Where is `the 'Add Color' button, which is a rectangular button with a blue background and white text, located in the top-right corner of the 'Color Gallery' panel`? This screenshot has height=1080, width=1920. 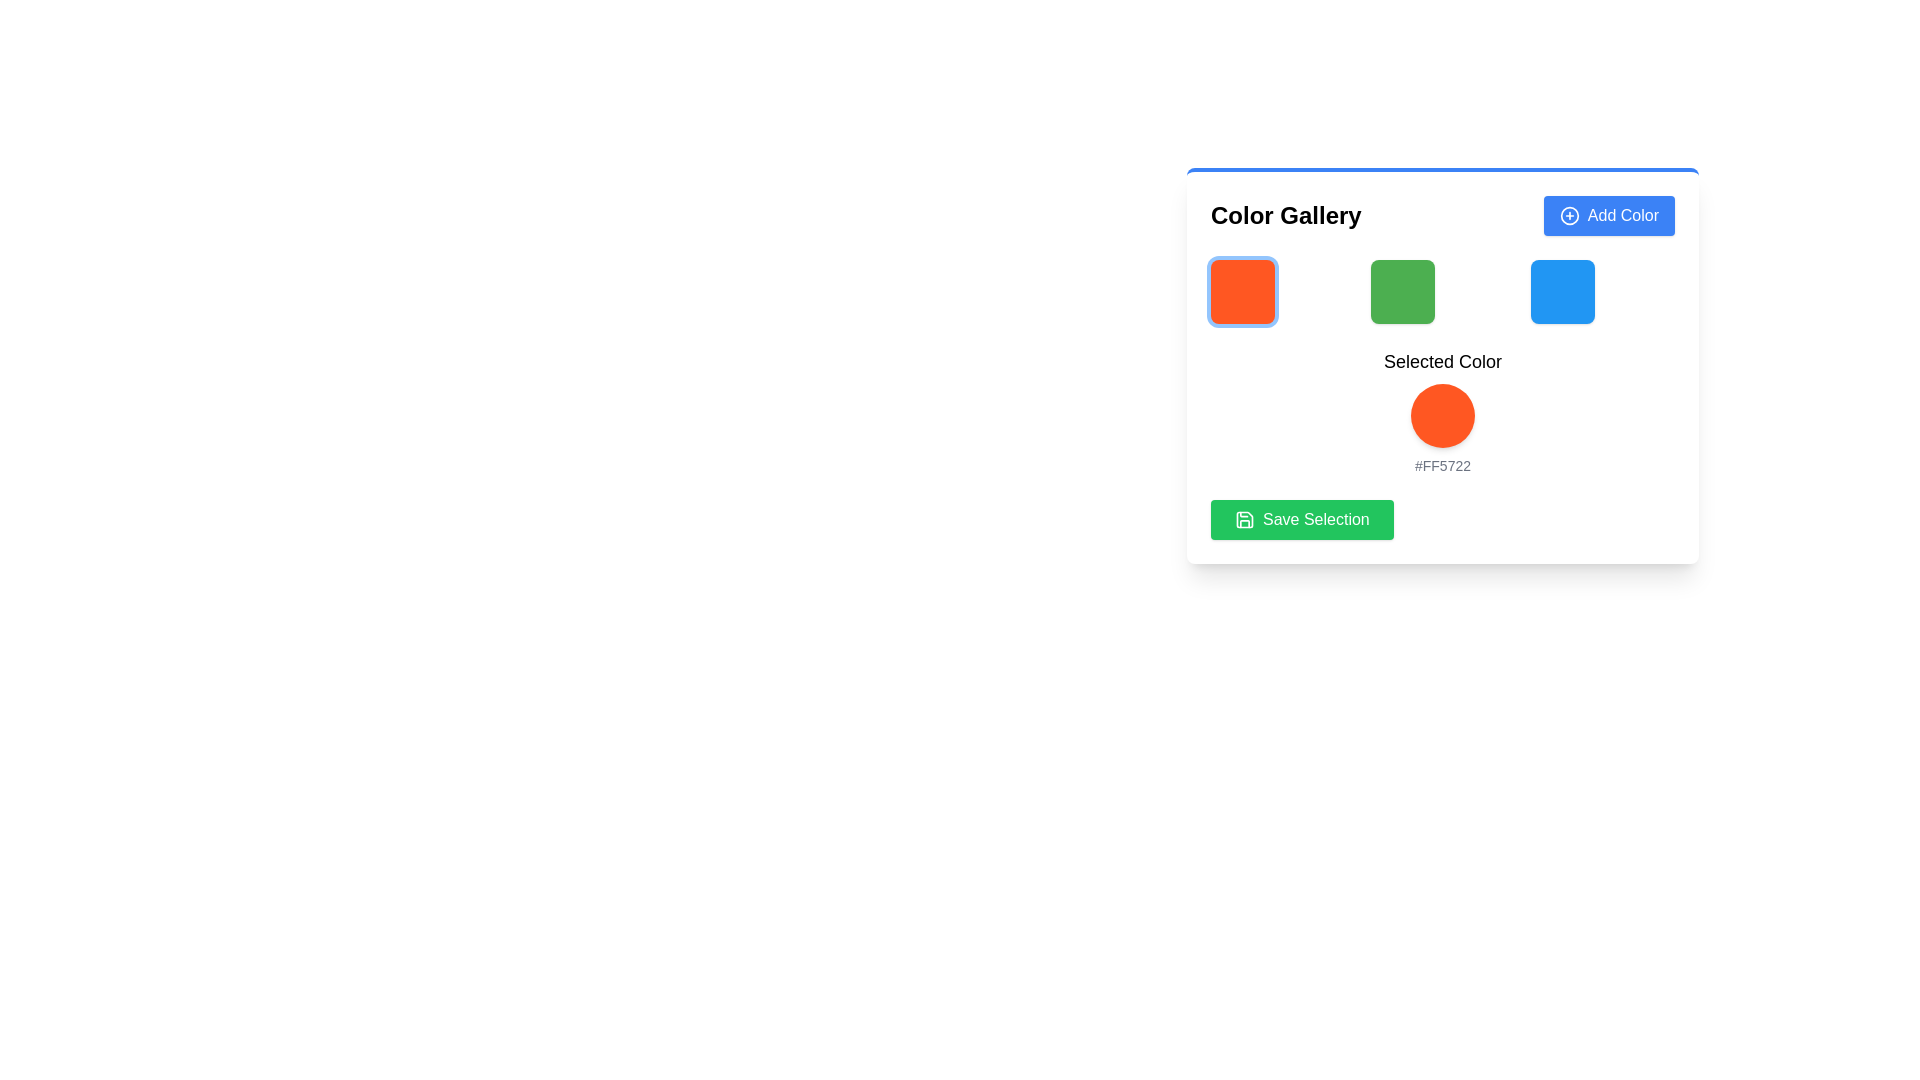 the 'Add Color' button, which is a rectangular button with a blue background and white text, located in the top-right corner of the 'Color Gallery' panel is located at coordinates (1609, 216).